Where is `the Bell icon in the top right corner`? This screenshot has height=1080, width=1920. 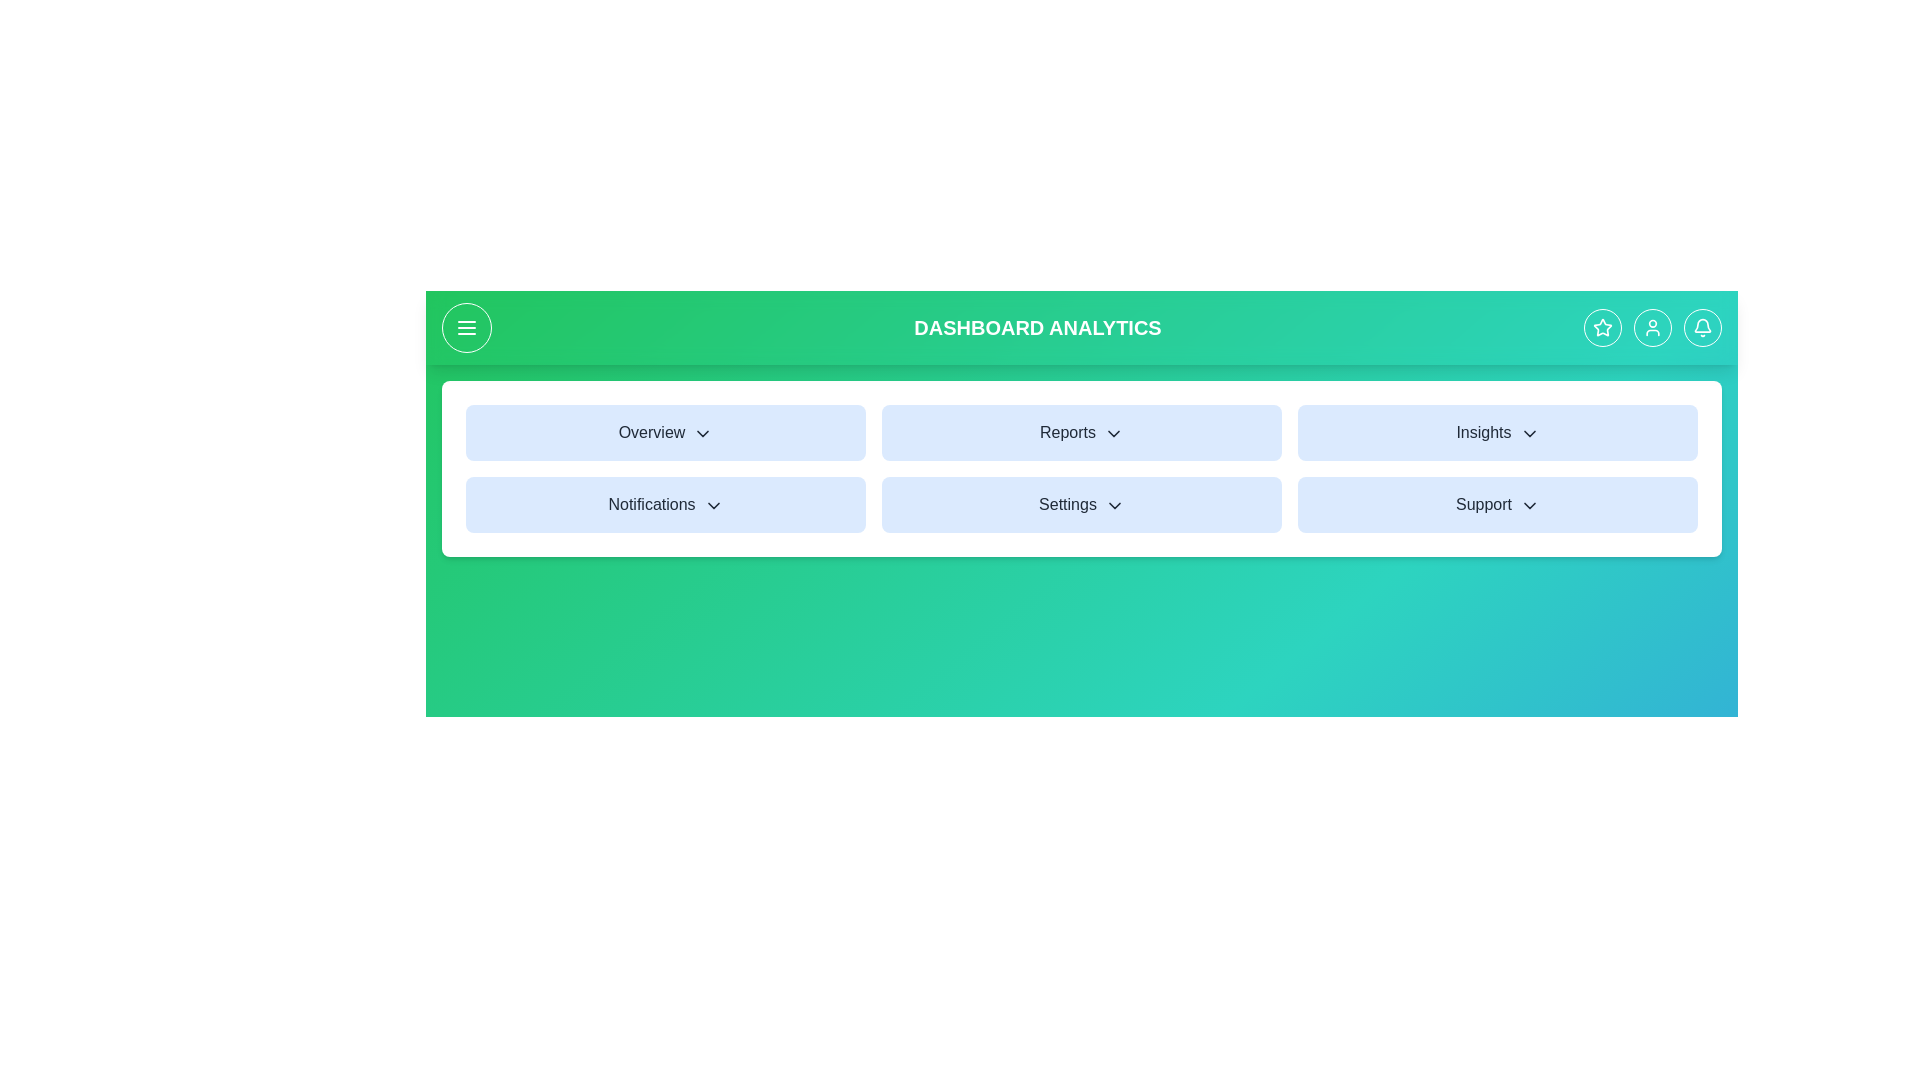 the Bell icon in the top right corner is located at coordinates (1702, 326).